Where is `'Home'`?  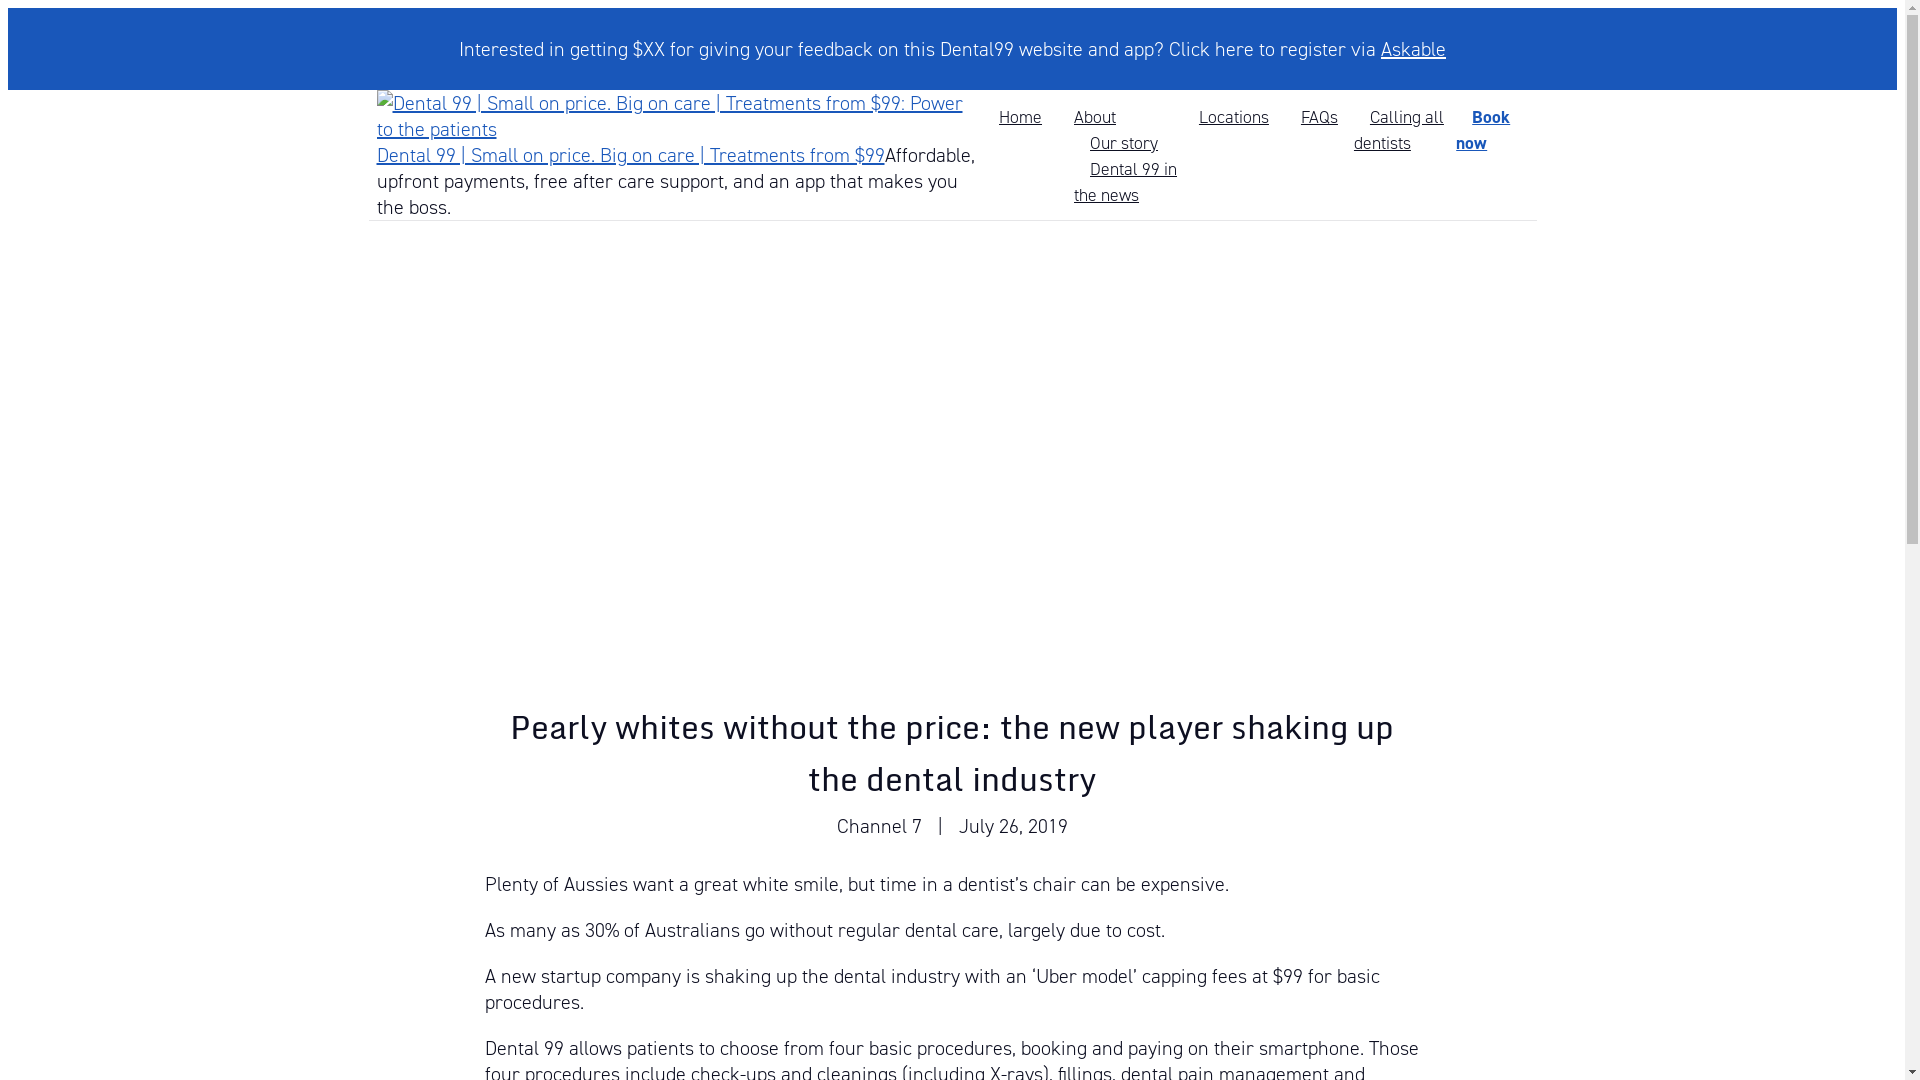
'Home' is located at coordinates (1020, 116).